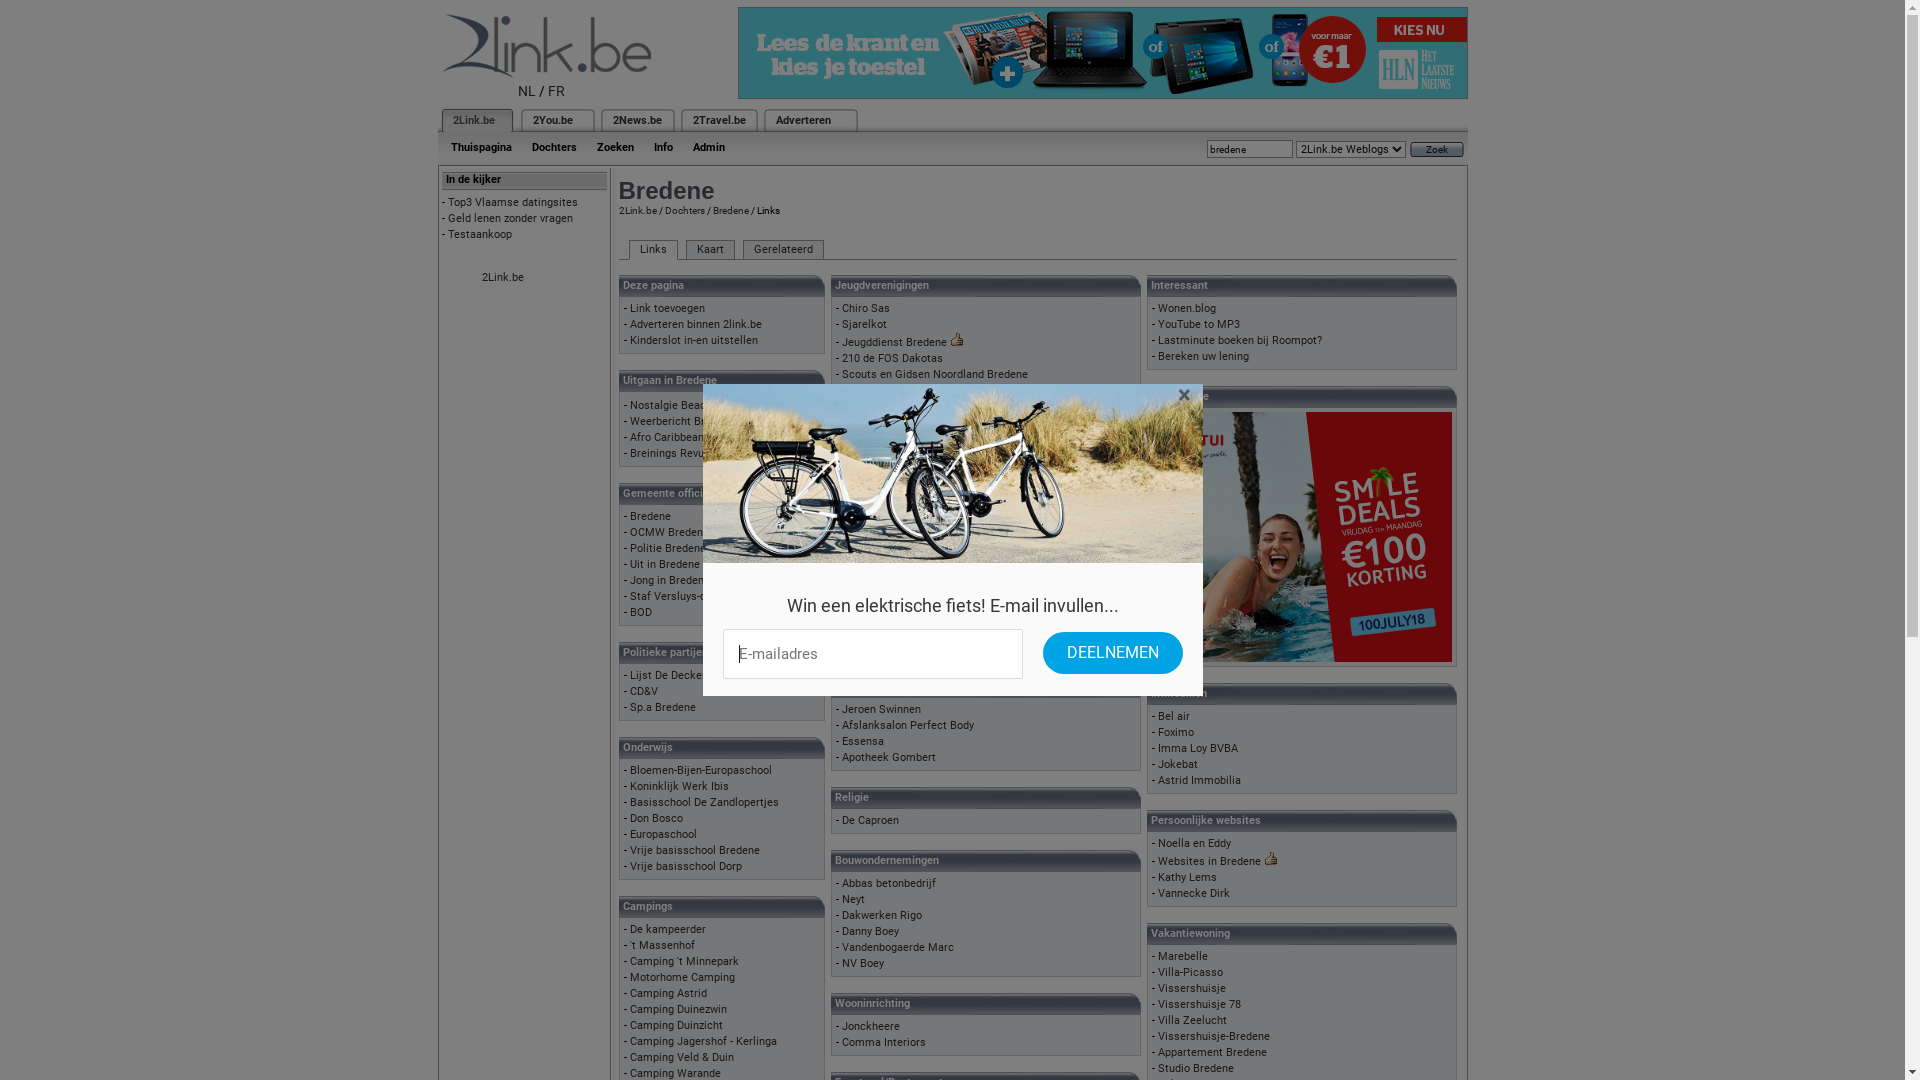 The height and width of the screenshot is (1080, 1920). What do you see at coordinates (710, 249) in the screenshot?
I see `'Kaart'` at bounding box center [710, 249].